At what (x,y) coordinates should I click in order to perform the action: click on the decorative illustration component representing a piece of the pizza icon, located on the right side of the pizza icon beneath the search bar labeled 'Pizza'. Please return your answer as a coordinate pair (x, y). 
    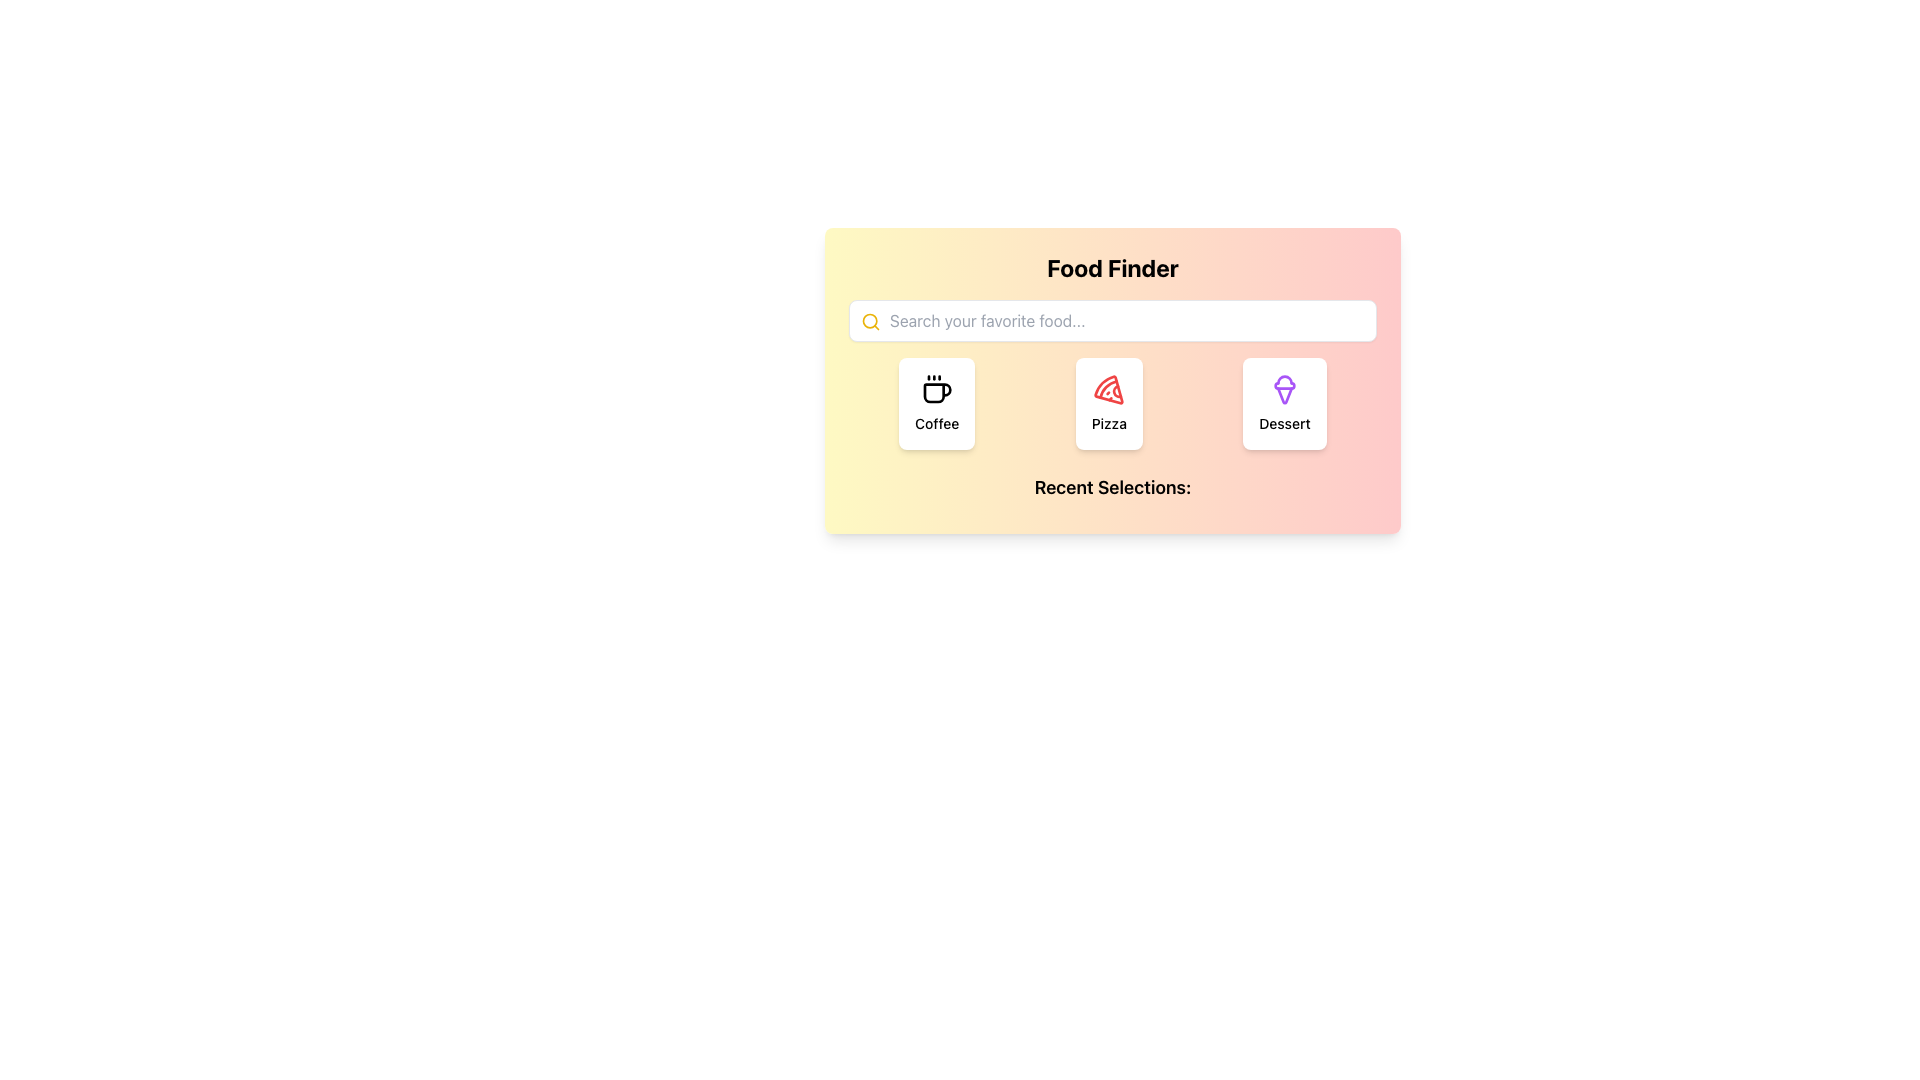
    Looking at the image, I should click on (1116, 391).